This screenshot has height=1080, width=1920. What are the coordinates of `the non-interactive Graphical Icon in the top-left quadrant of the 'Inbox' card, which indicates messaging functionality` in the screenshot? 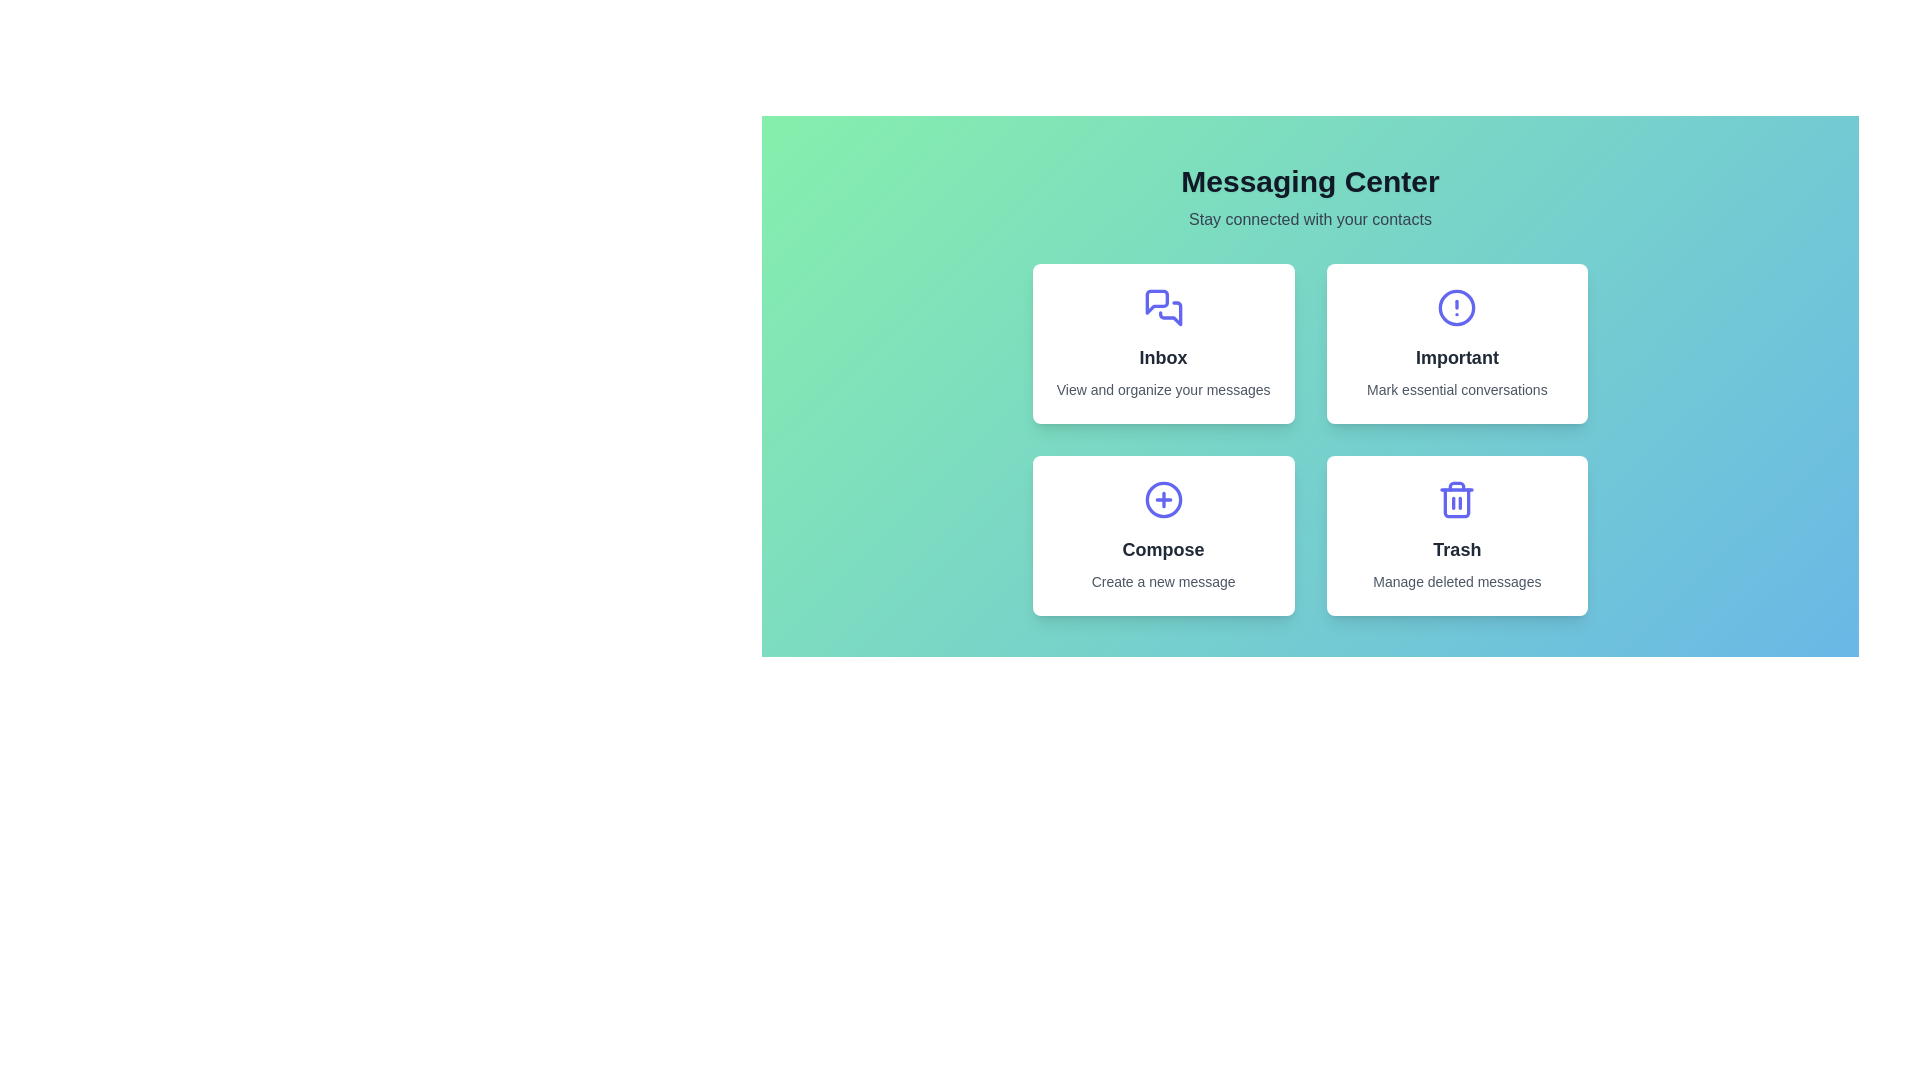 It's located at (1156, 302).